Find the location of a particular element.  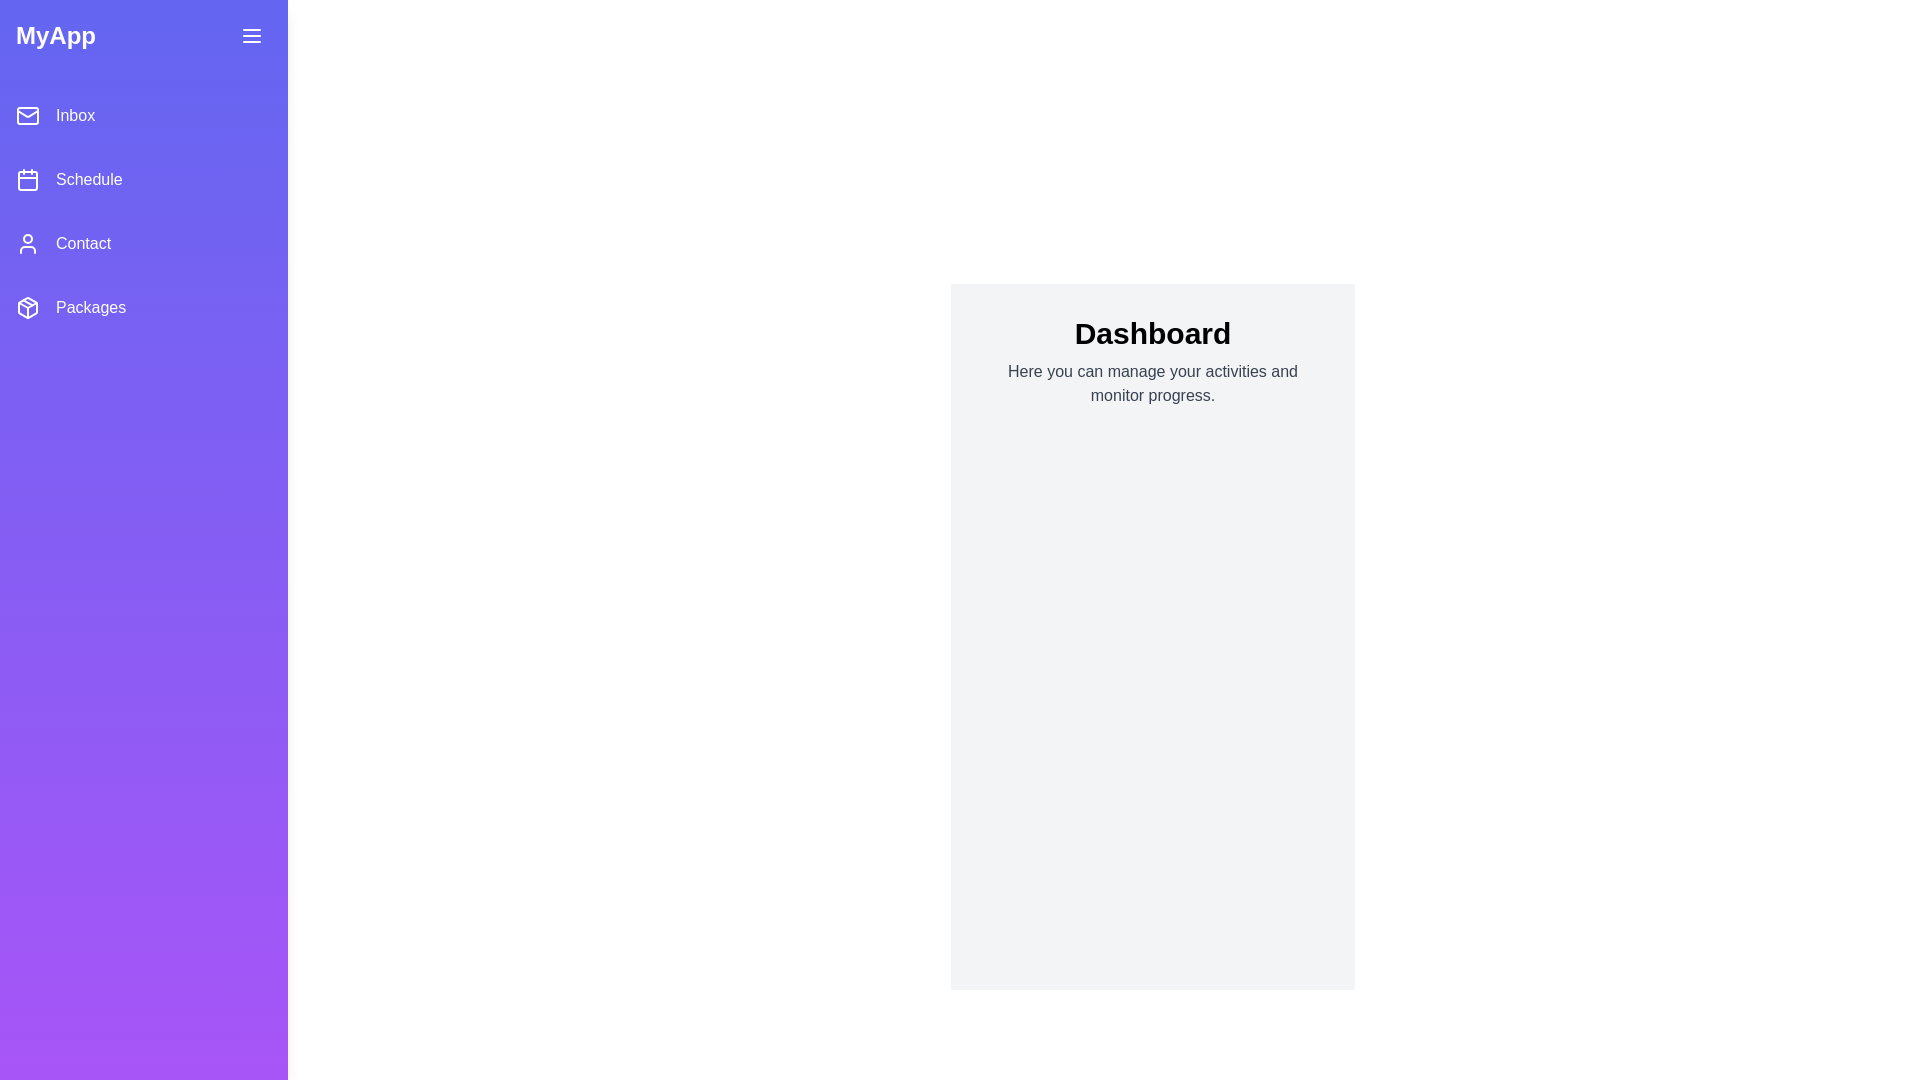

the menu item labeled Inbox to navigate to the corresponding section is located at coordinates (143, 115).